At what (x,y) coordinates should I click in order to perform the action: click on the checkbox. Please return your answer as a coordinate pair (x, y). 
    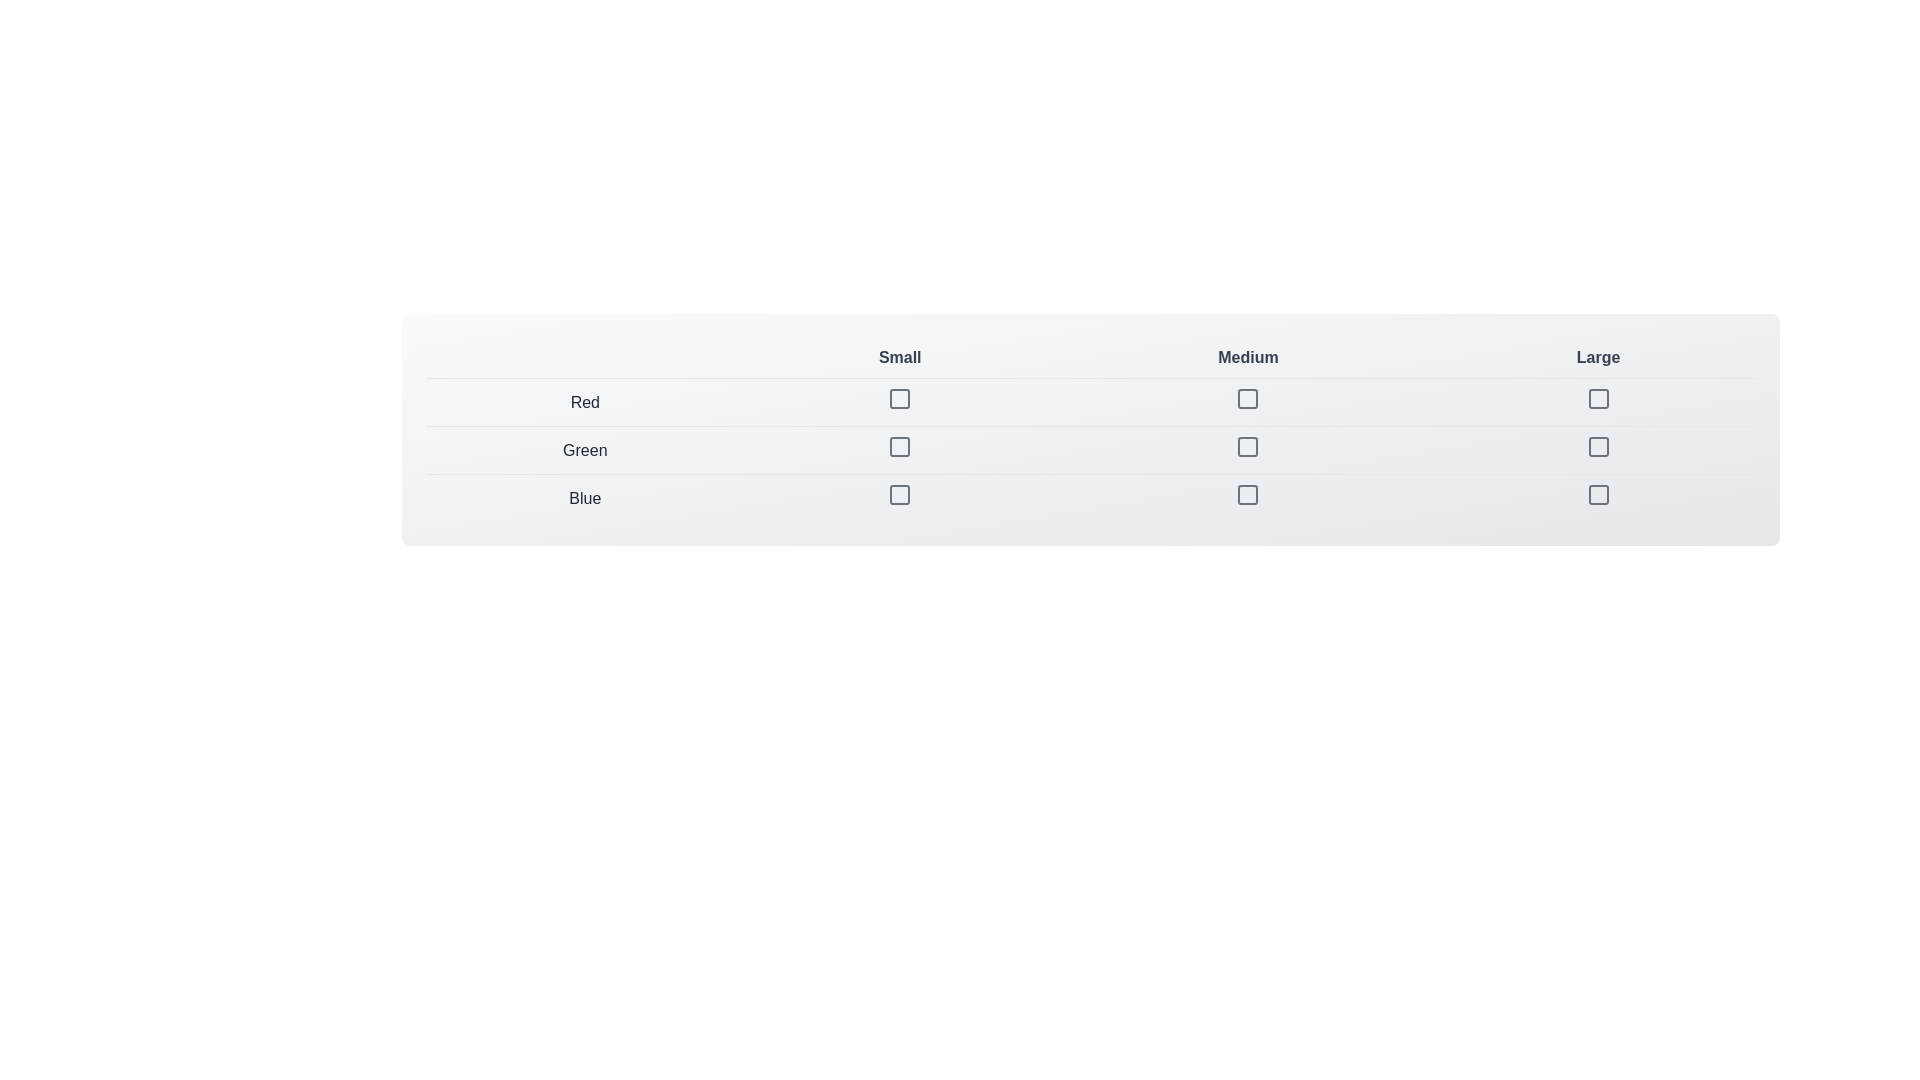
    Looking at the image, I should click on (1597, 494).